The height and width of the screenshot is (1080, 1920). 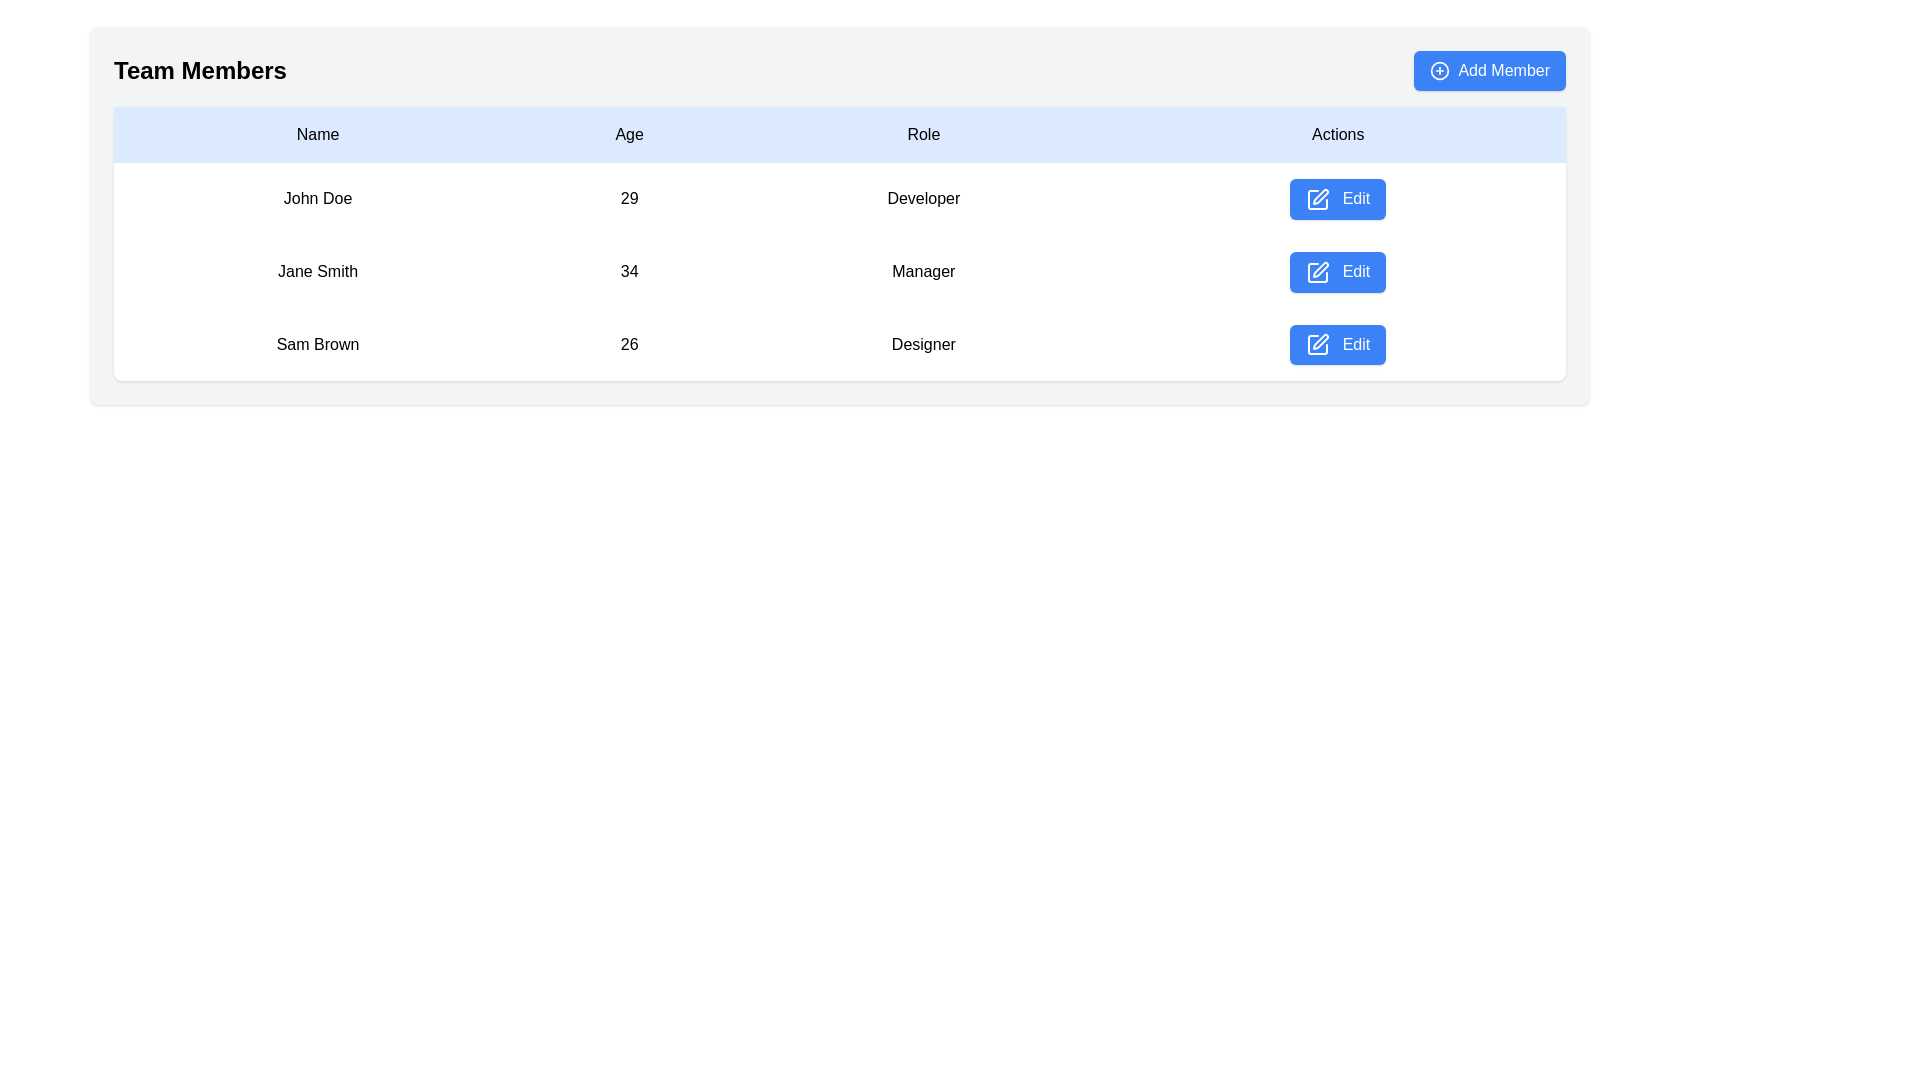 I want to click on the third row of the user details table, which is located below the rows for 'John Doe' and 'Jane Smith', so click(x=840, y=342).